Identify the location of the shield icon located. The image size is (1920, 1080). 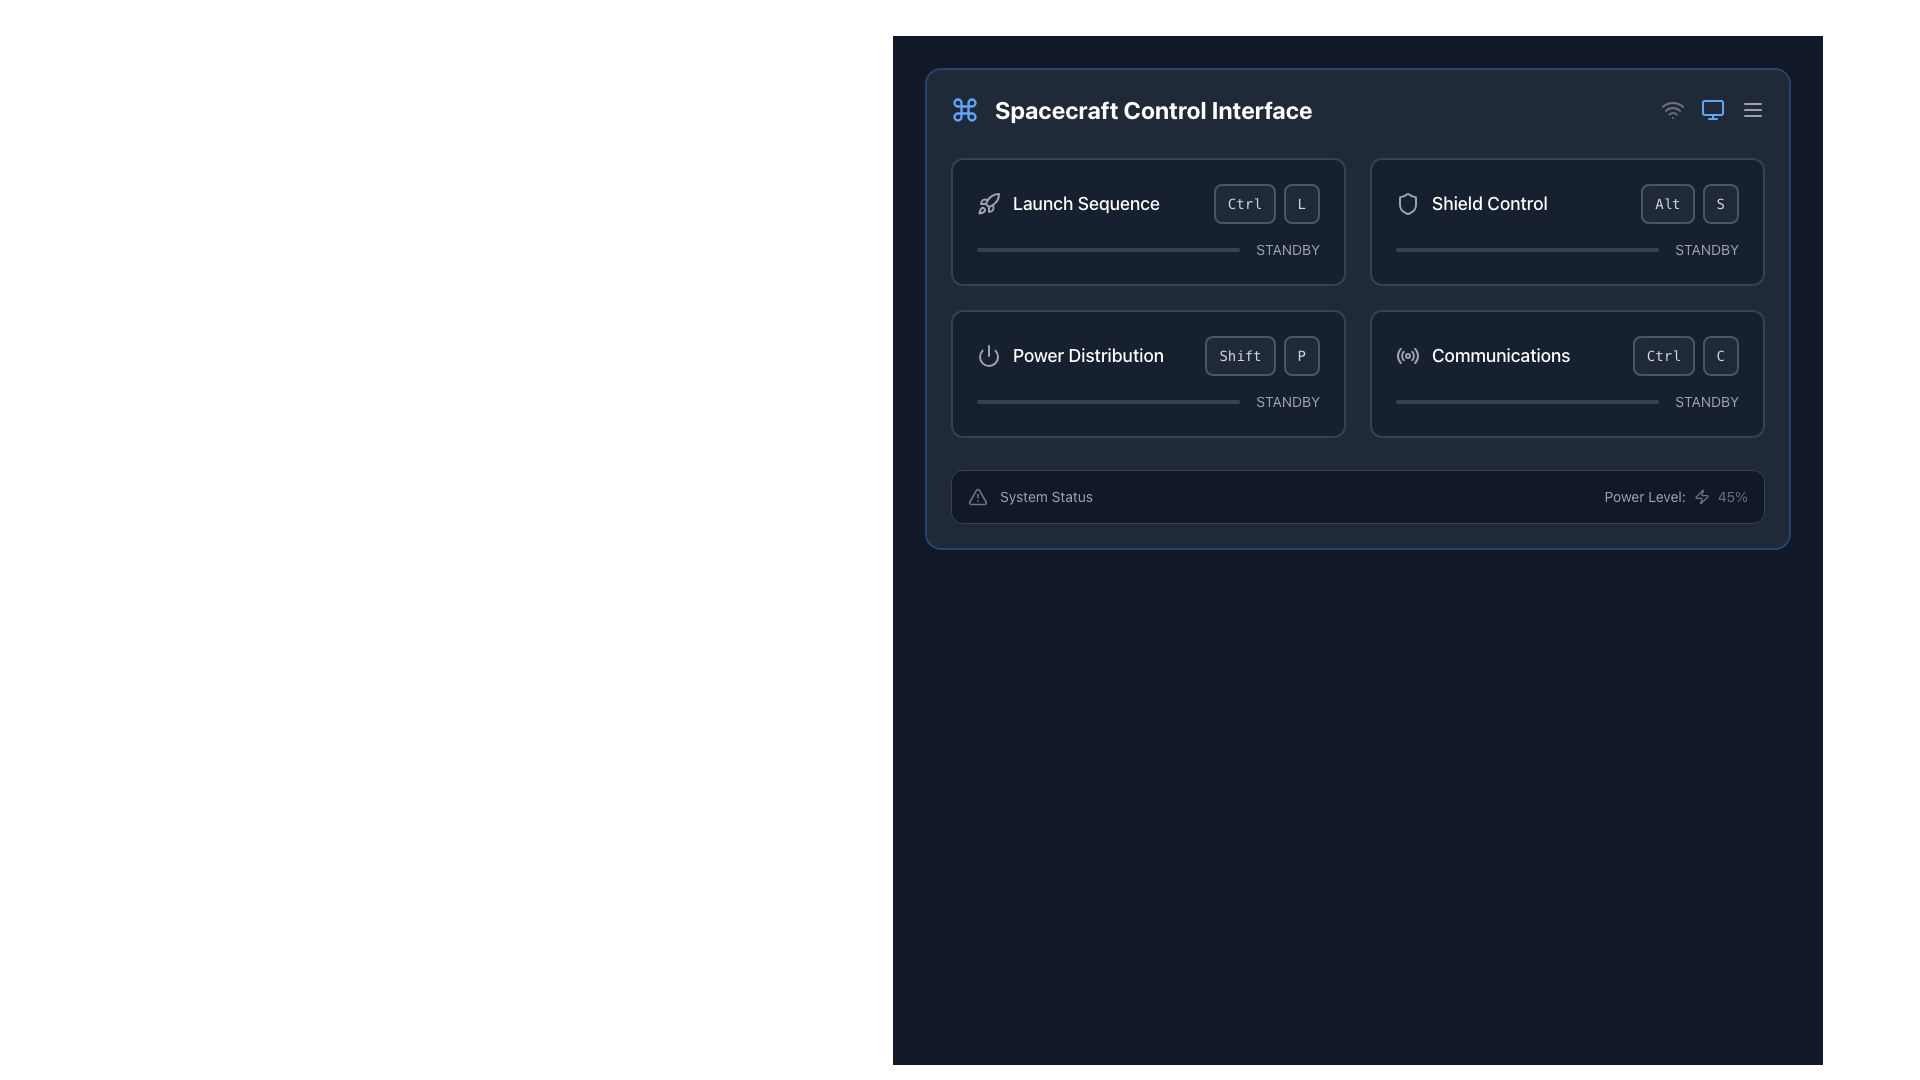
(1406, 204).